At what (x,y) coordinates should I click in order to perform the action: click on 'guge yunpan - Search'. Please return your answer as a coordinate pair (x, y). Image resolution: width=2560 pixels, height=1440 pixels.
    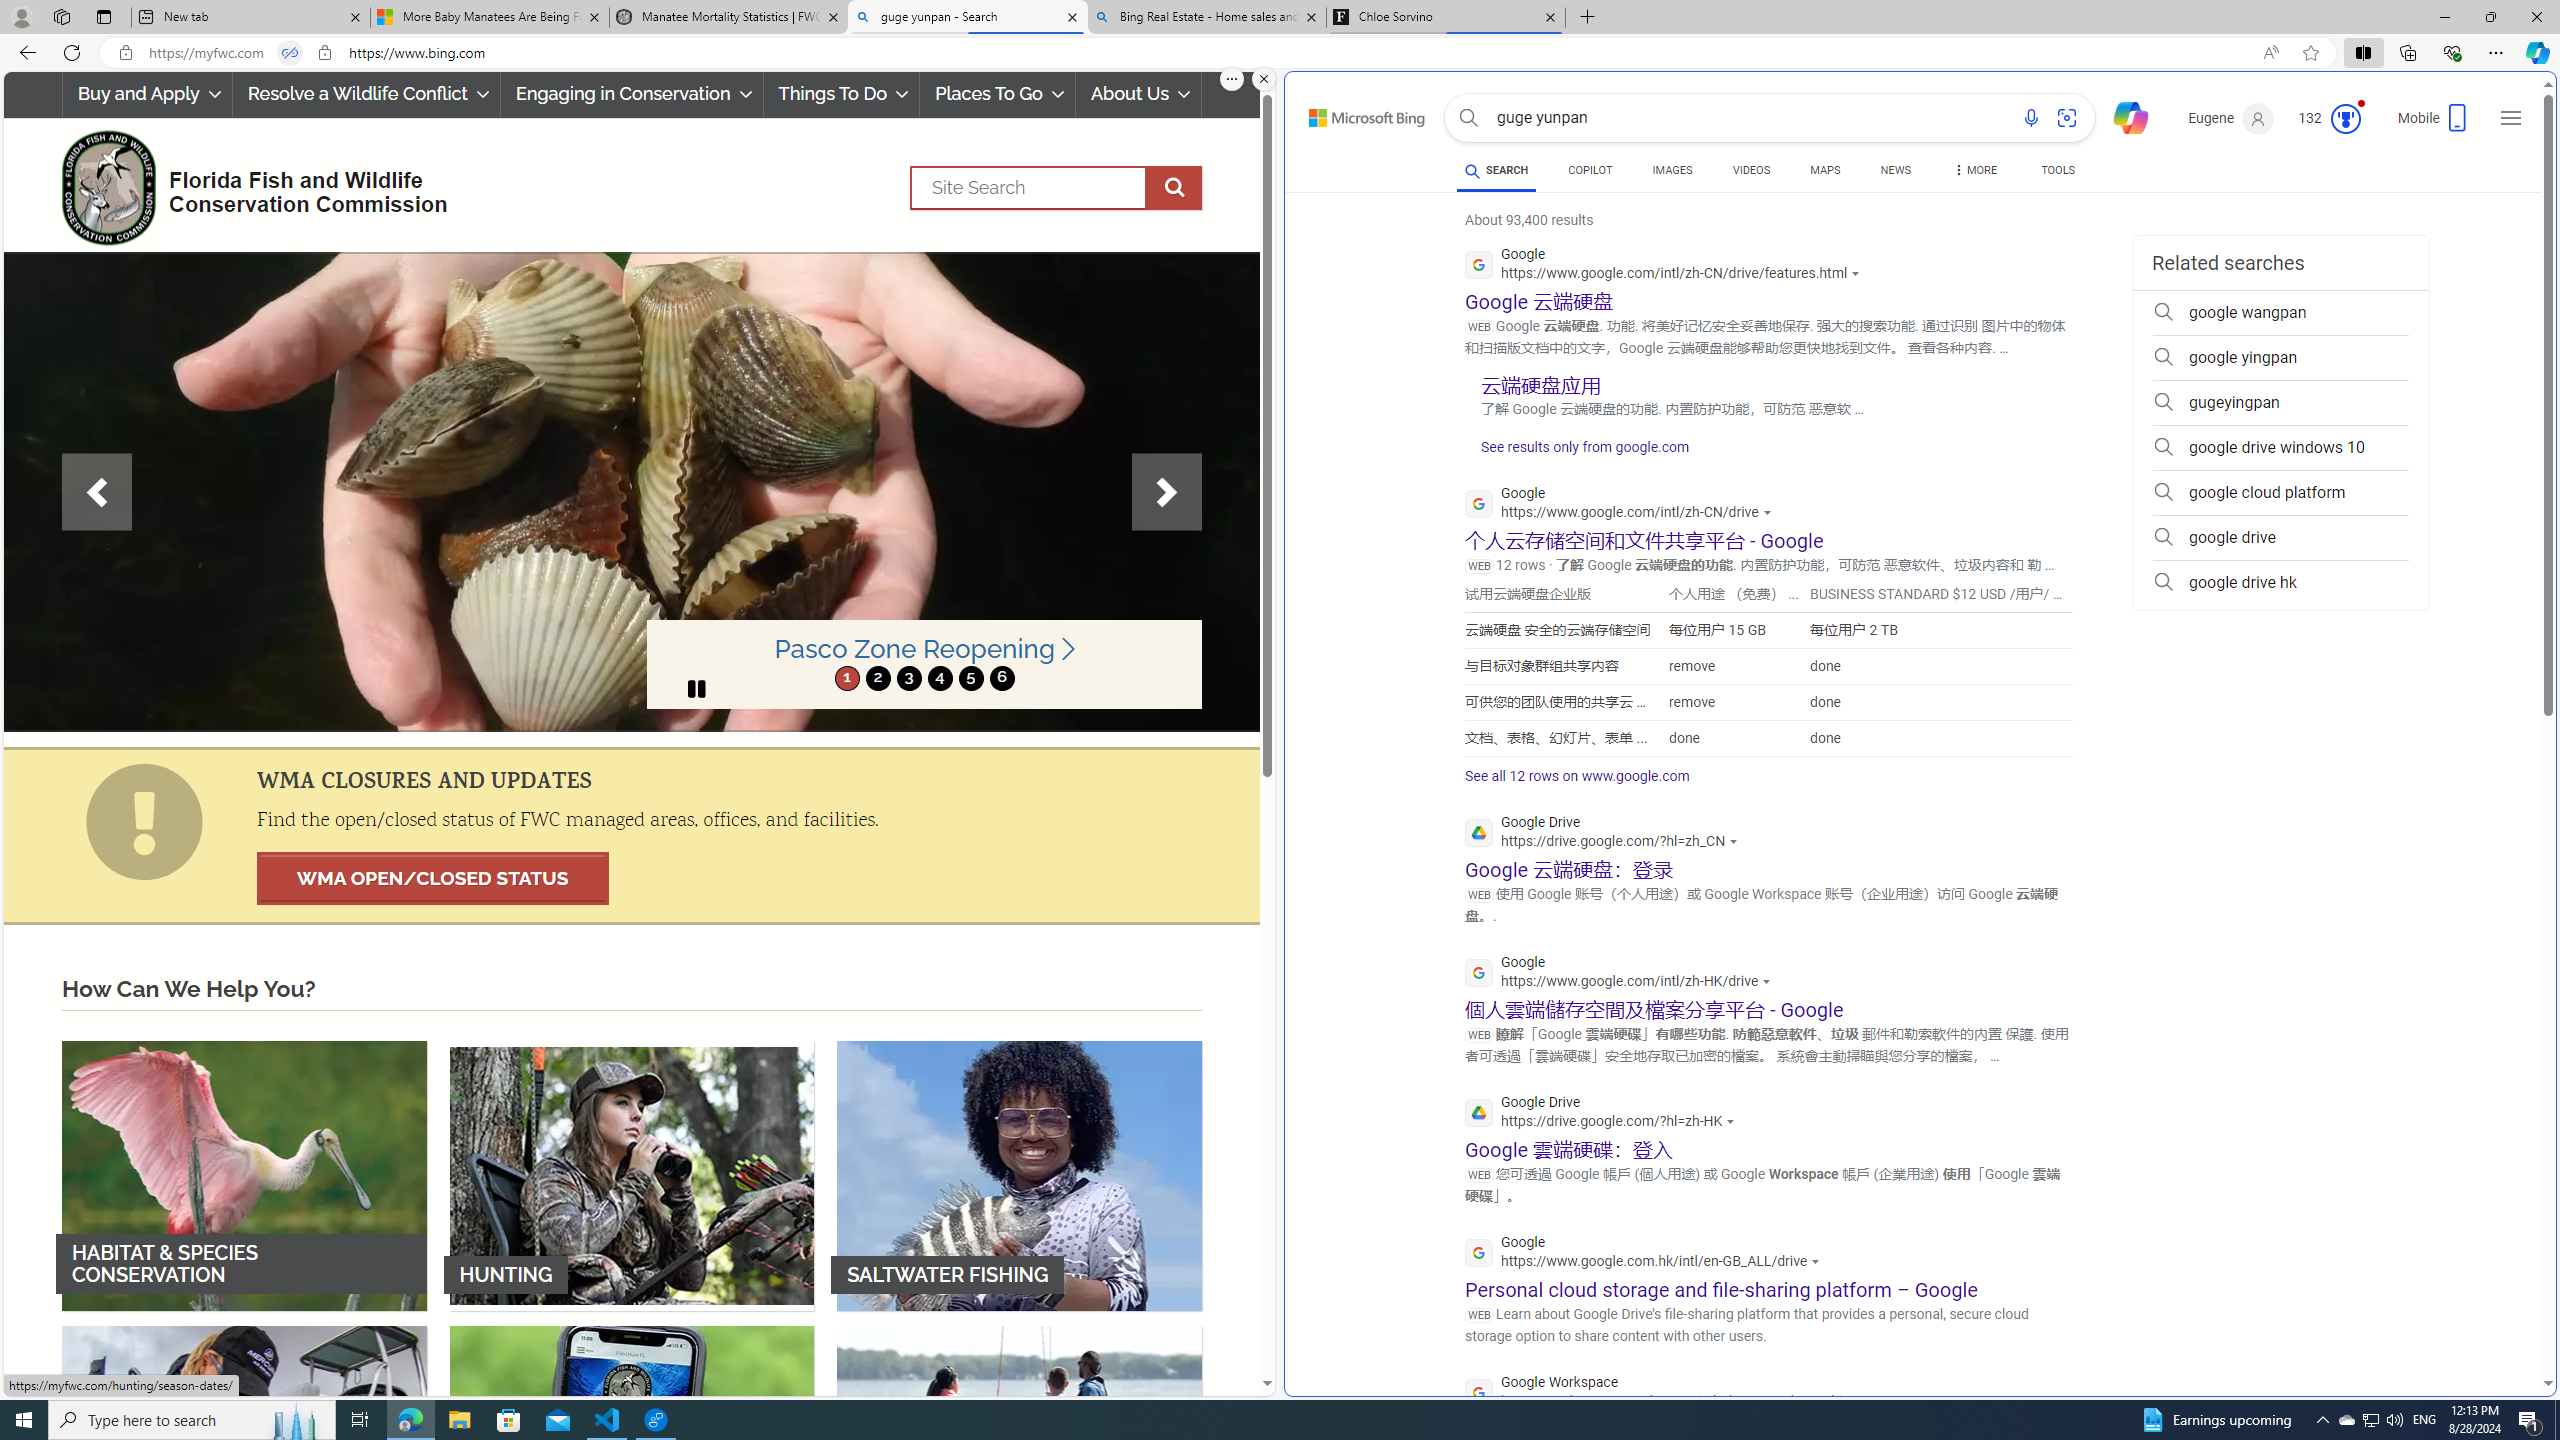
    Looking at the image, I should click on (966, 16).